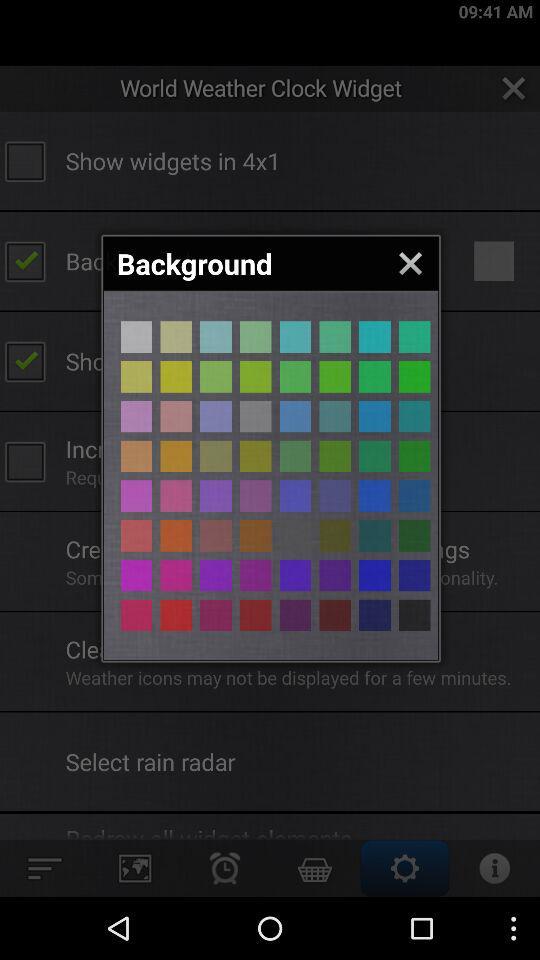 The image size is (540, 960). What do you see at coordinates (335, 495) in the screenshot?
I see `background colour selection` at bounding box center [335, 495].